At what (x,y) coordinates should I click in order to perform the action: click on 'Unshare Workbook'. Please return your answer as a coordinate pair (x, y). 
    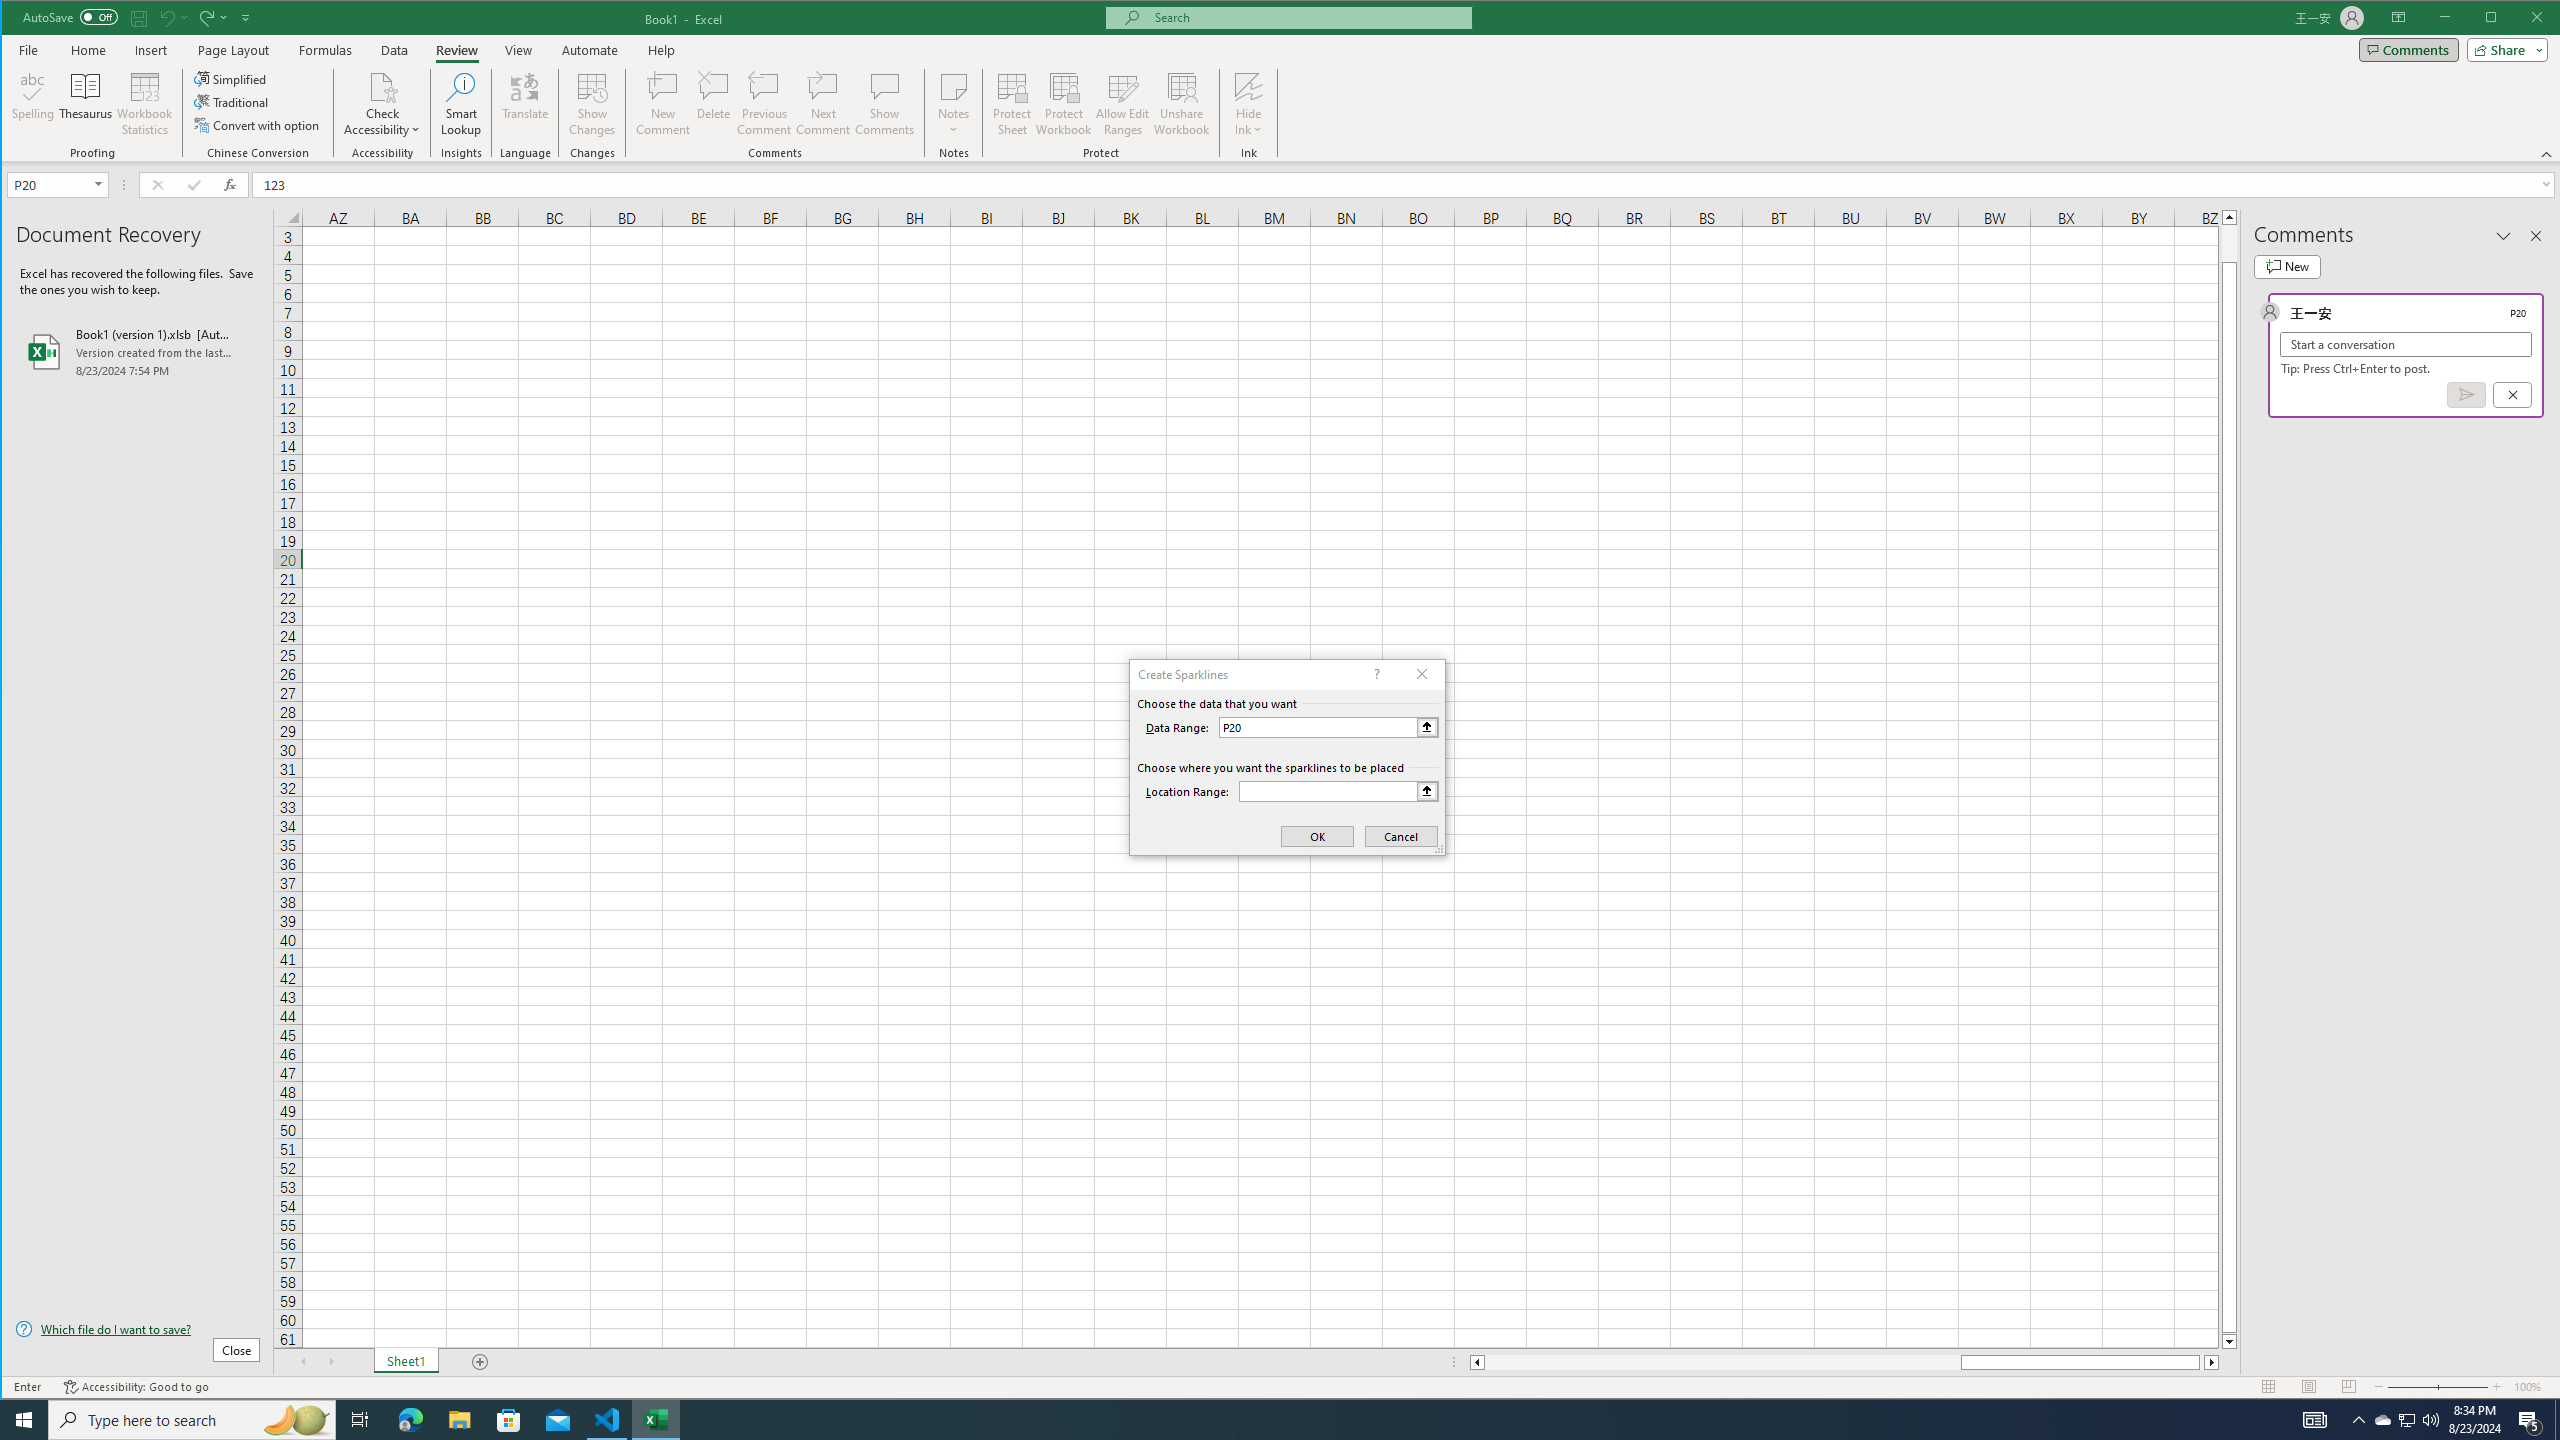
    Looking at the image, I should click on (1181, 103).